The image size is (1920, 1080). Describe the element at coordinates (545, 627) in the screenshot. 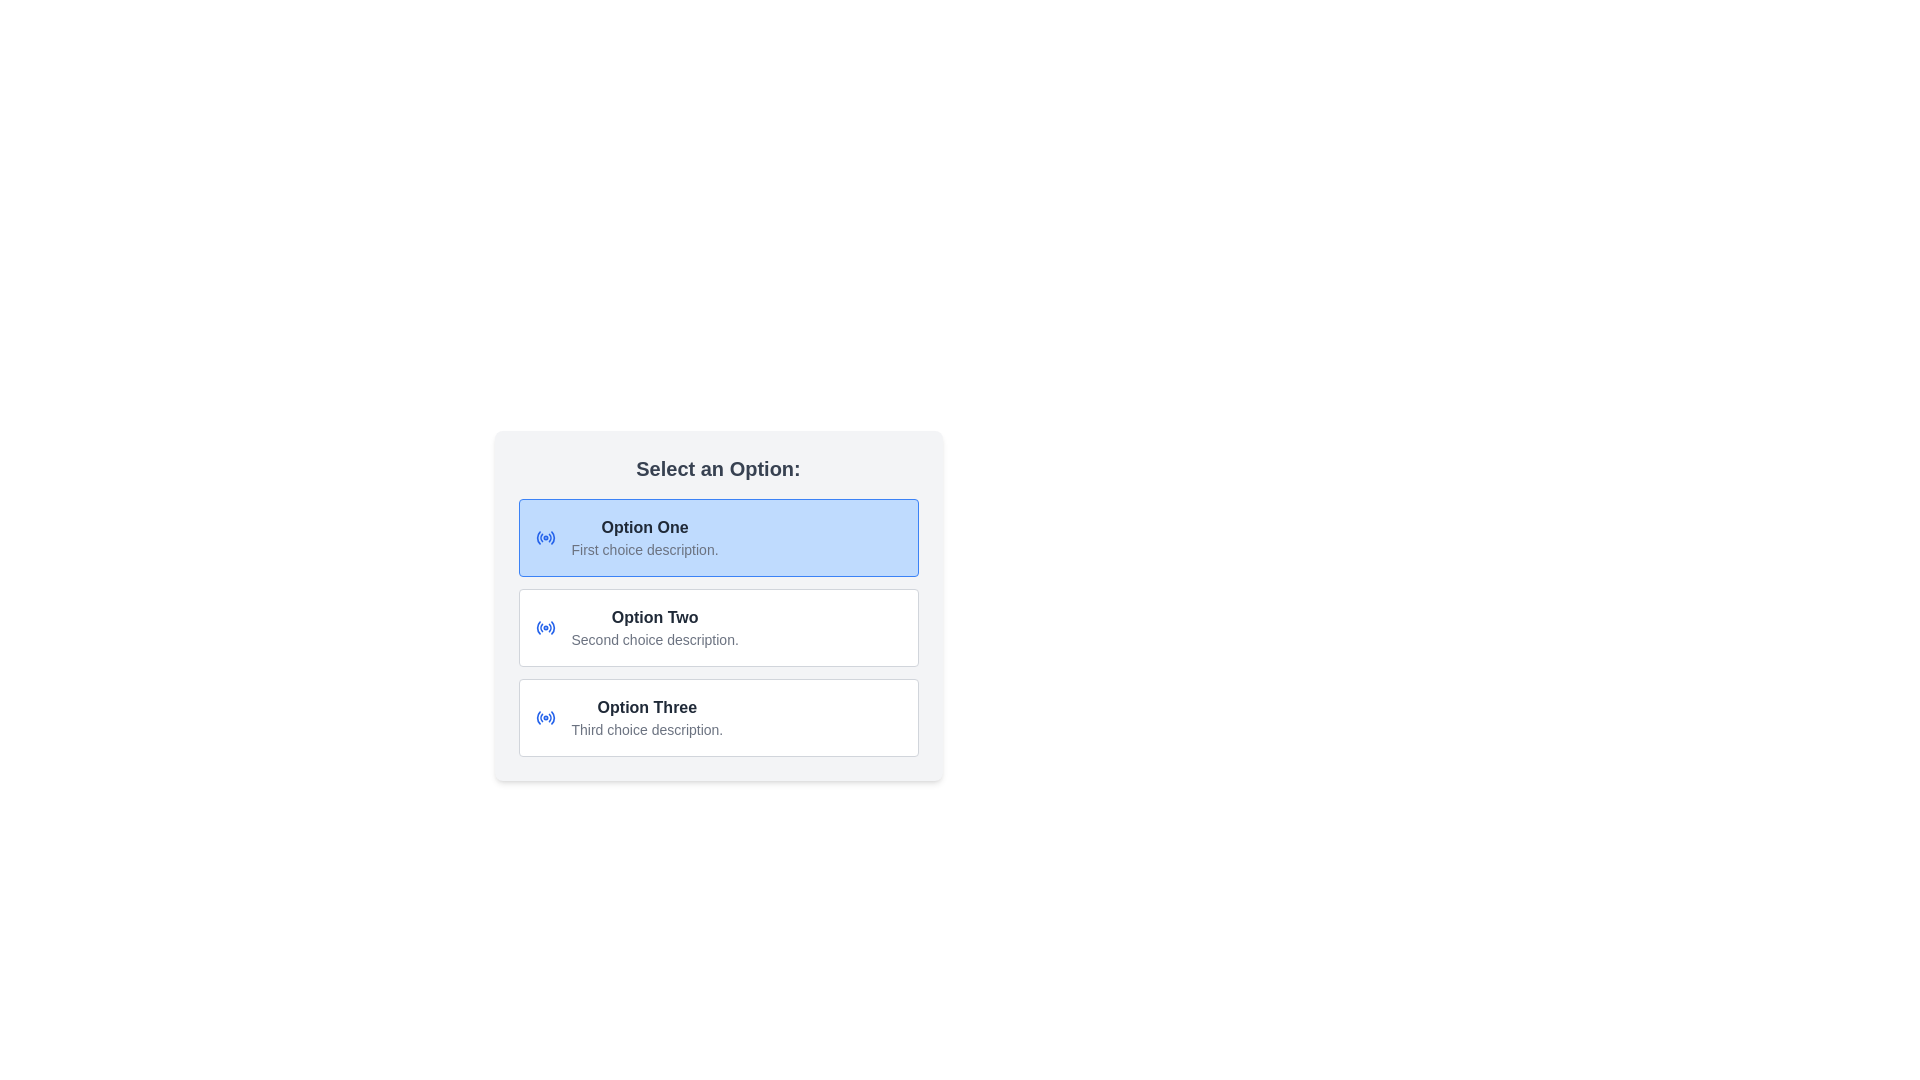

I see `the blue radio wave icon located to the left of the 'Option Two' button in the 'Select an Option' section` at that location.